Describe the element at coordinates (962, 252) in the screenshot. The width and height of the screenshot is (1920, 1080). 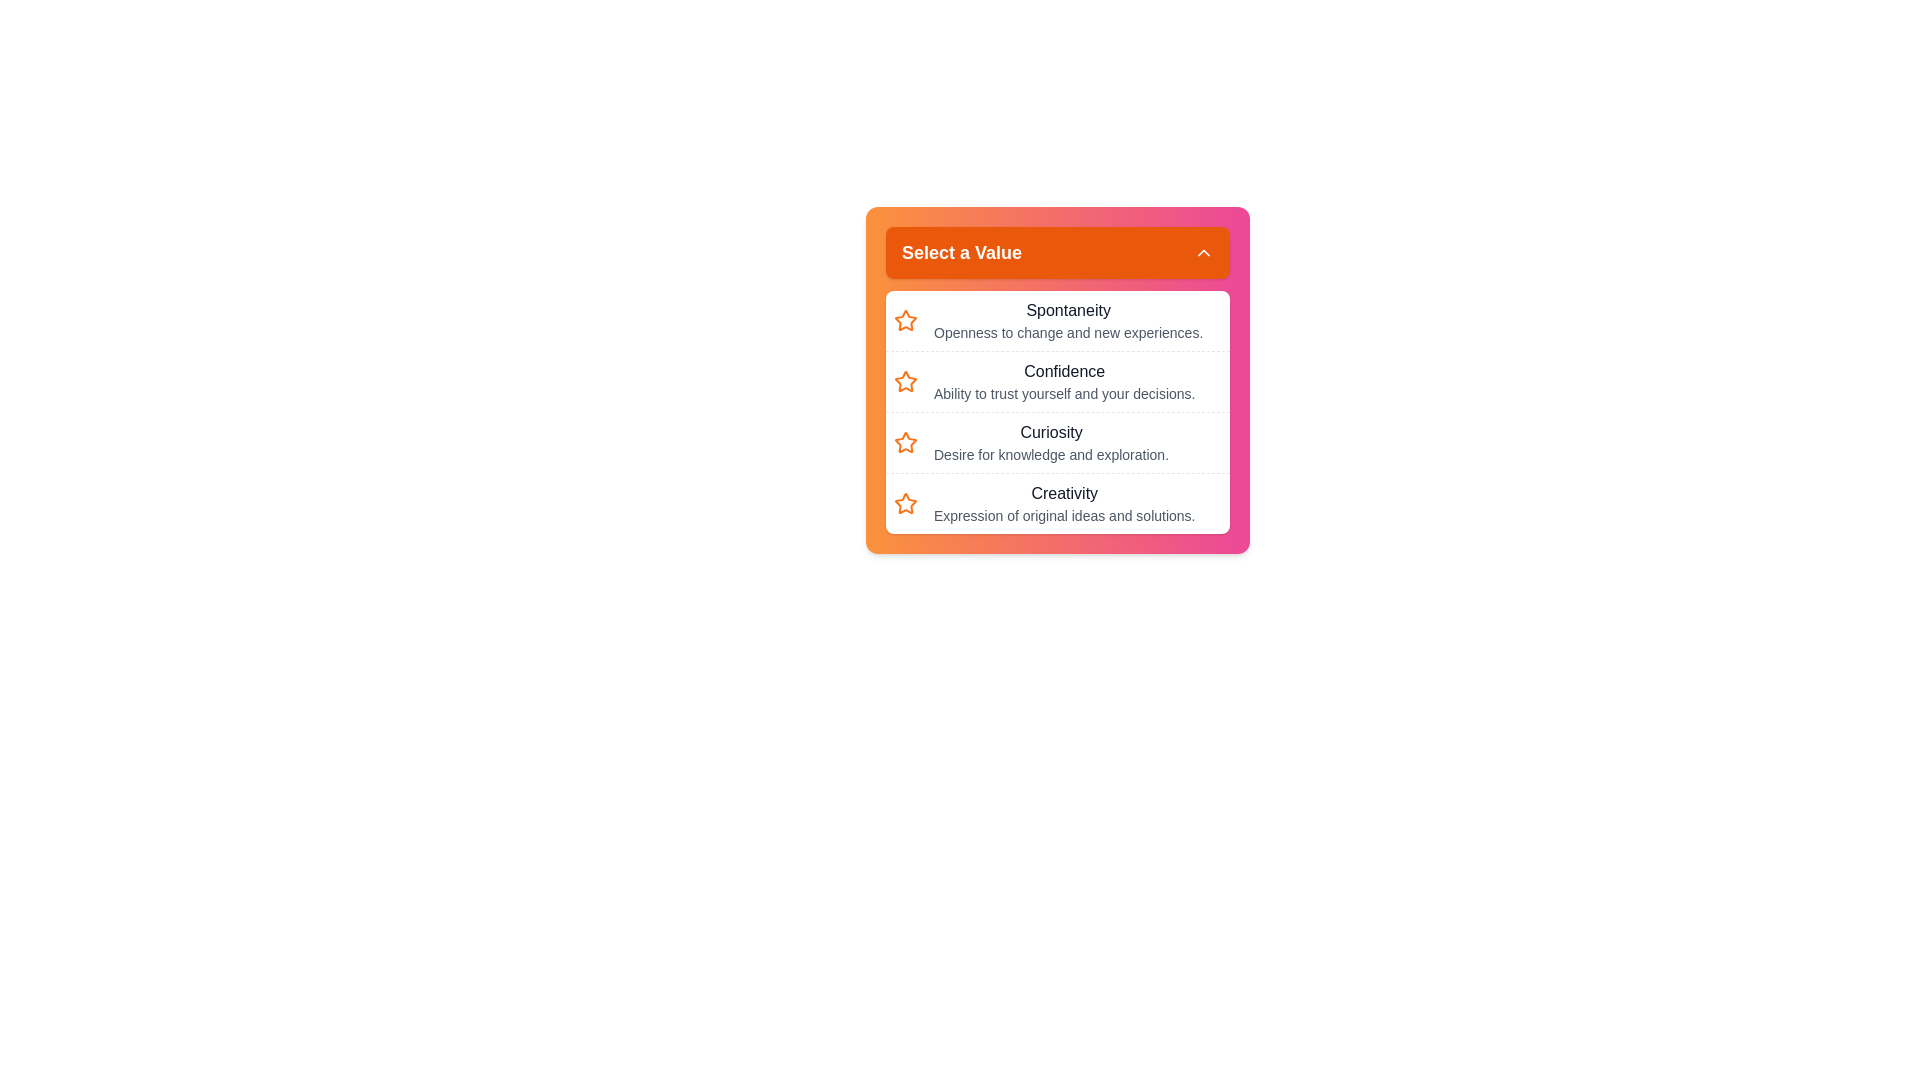
I see `the button associated with the 'Select a Value' text label` at that location.